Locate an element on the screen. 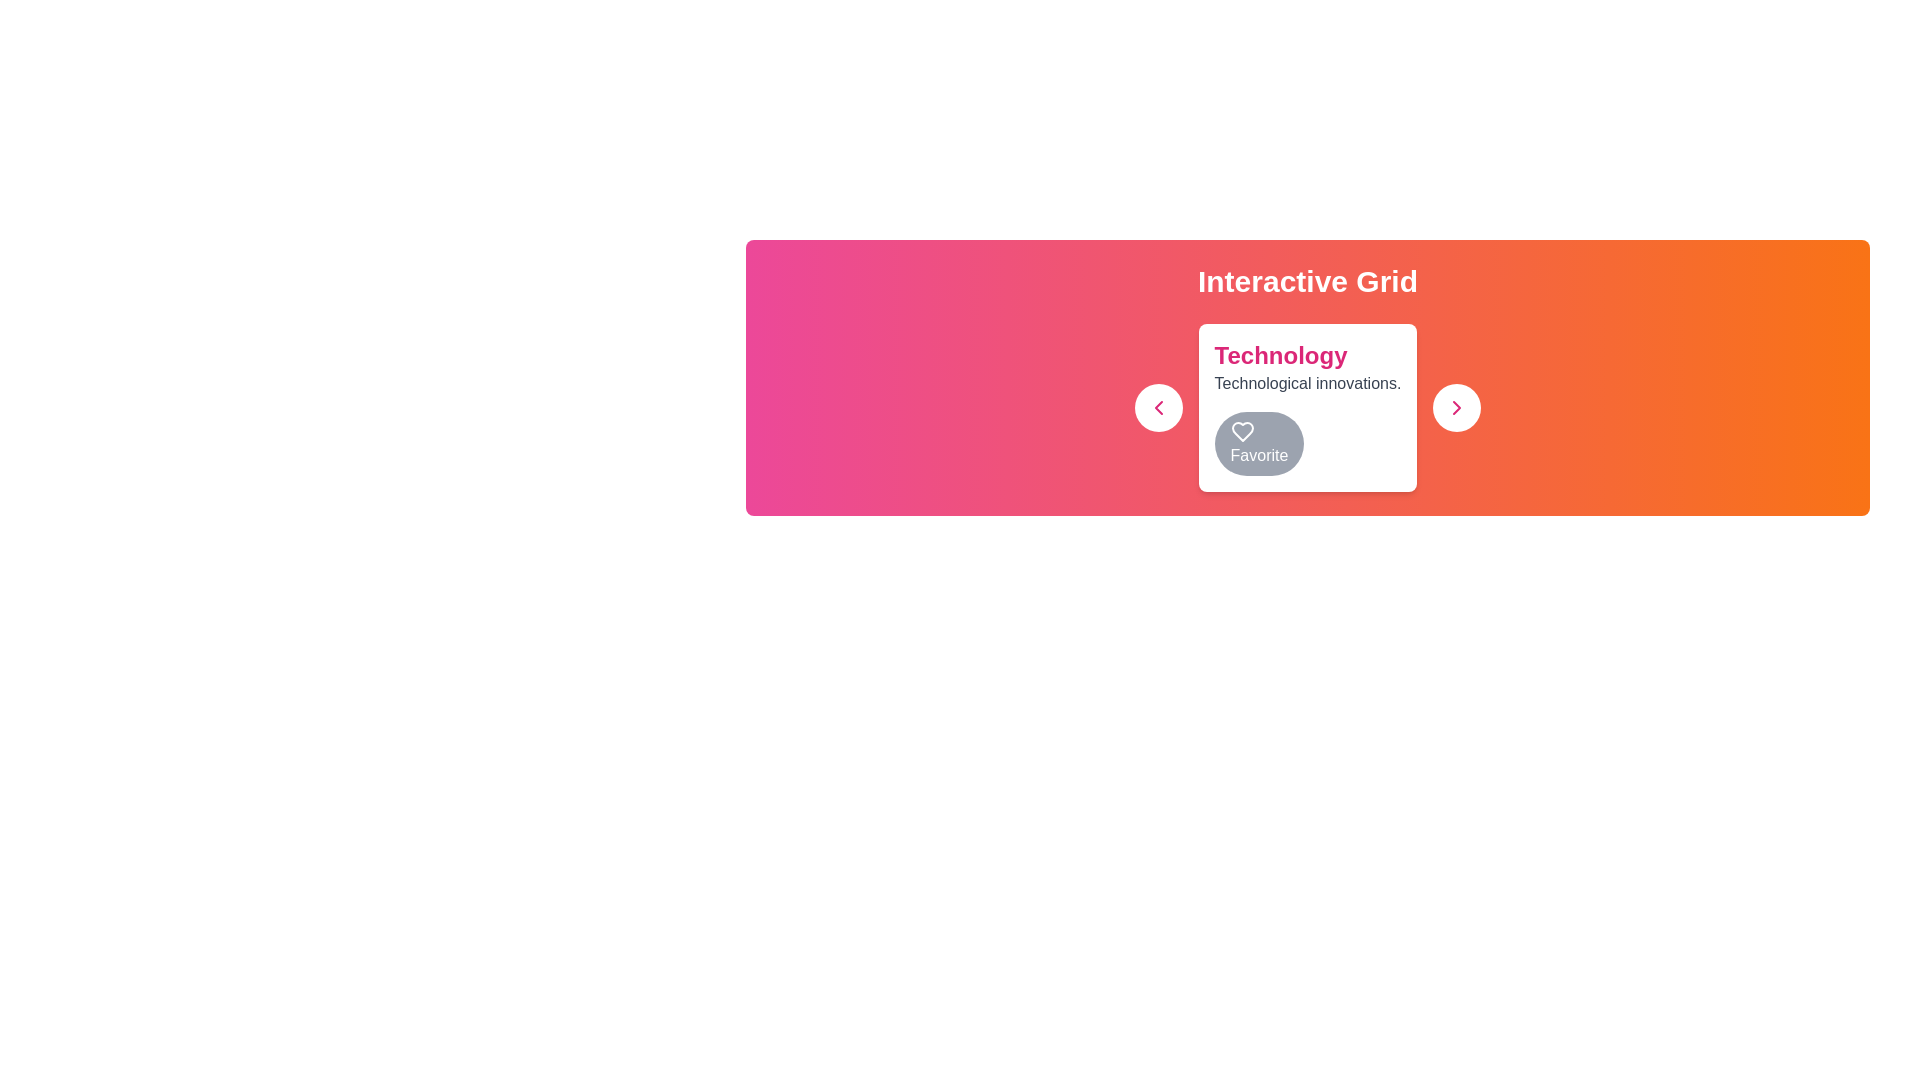 This screenshot has width=1920, height=1080. the heart icon is located at coordinates (1241, 431).